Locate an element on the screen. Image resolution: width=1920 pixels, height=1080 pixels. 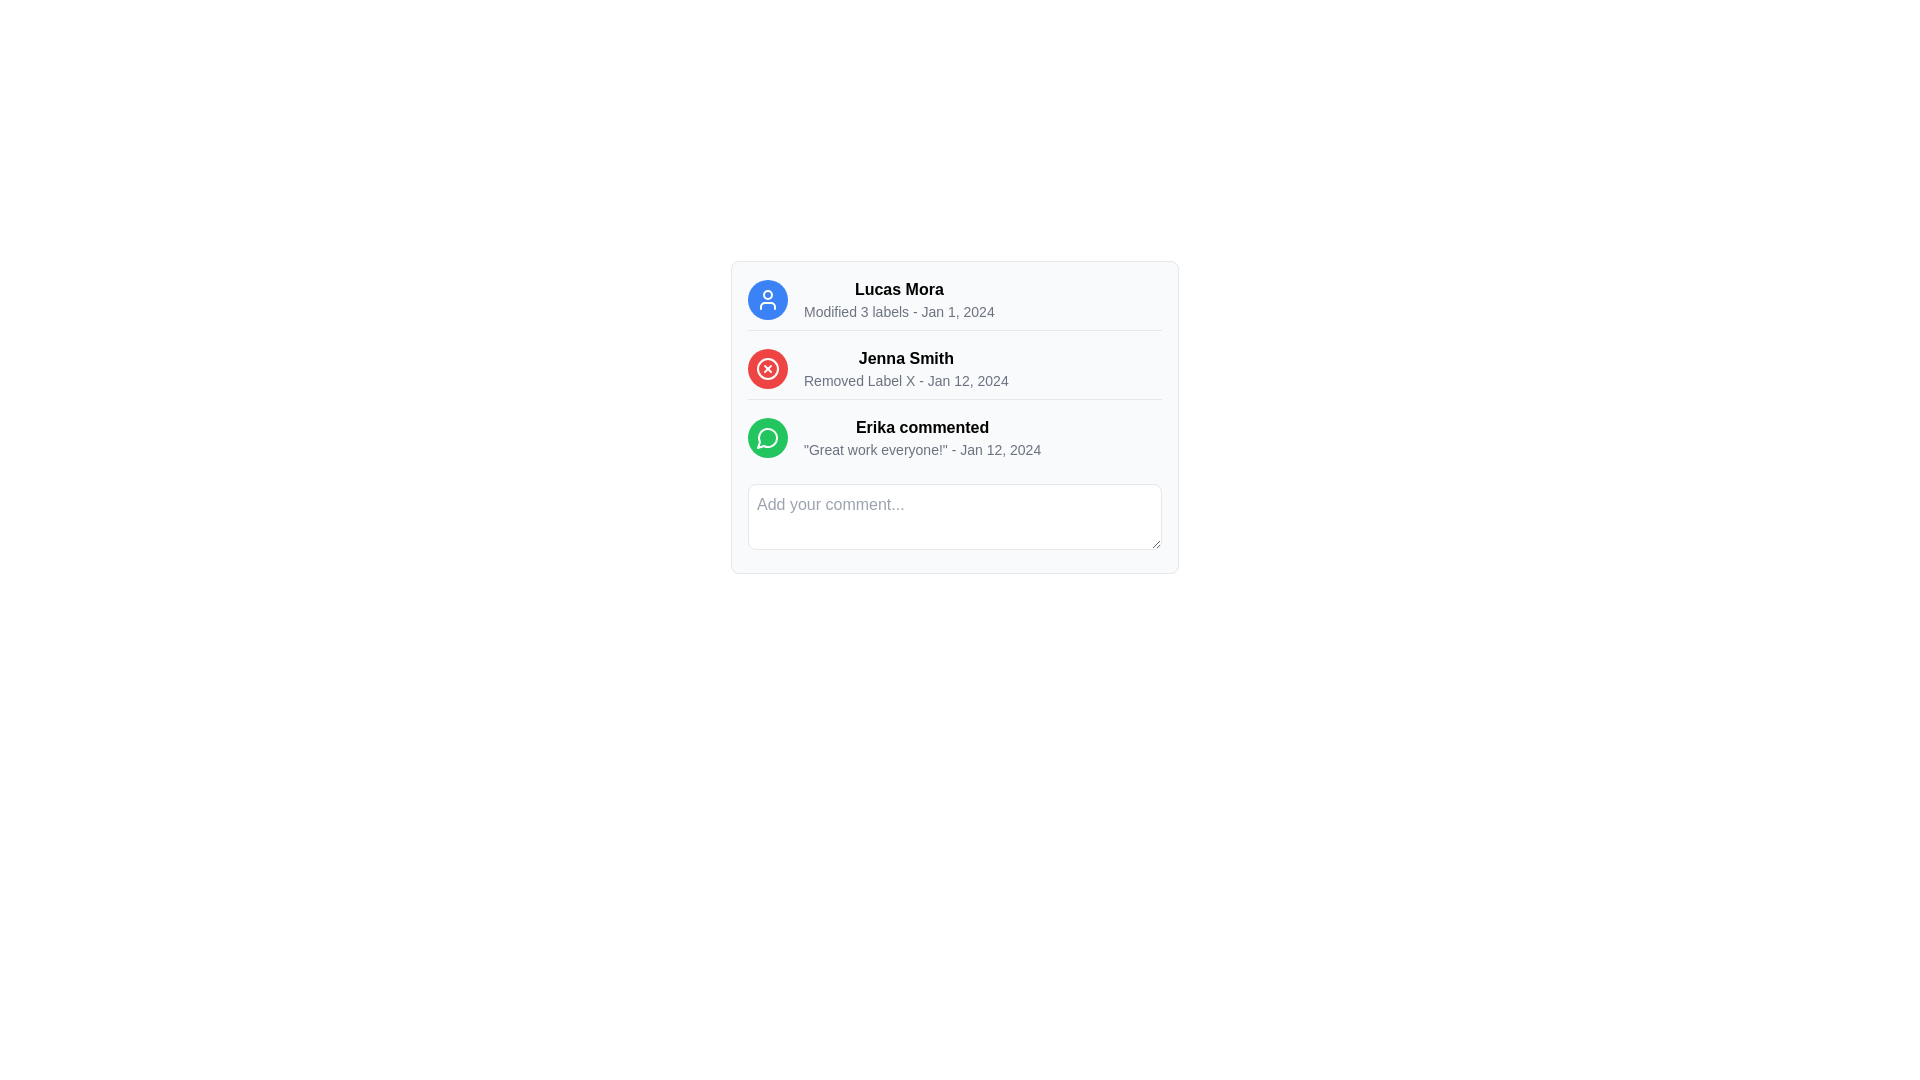
contents of the List Item element that displays 'Erika commented' along with the comment and timestamp is located at coordinates (954, 416).